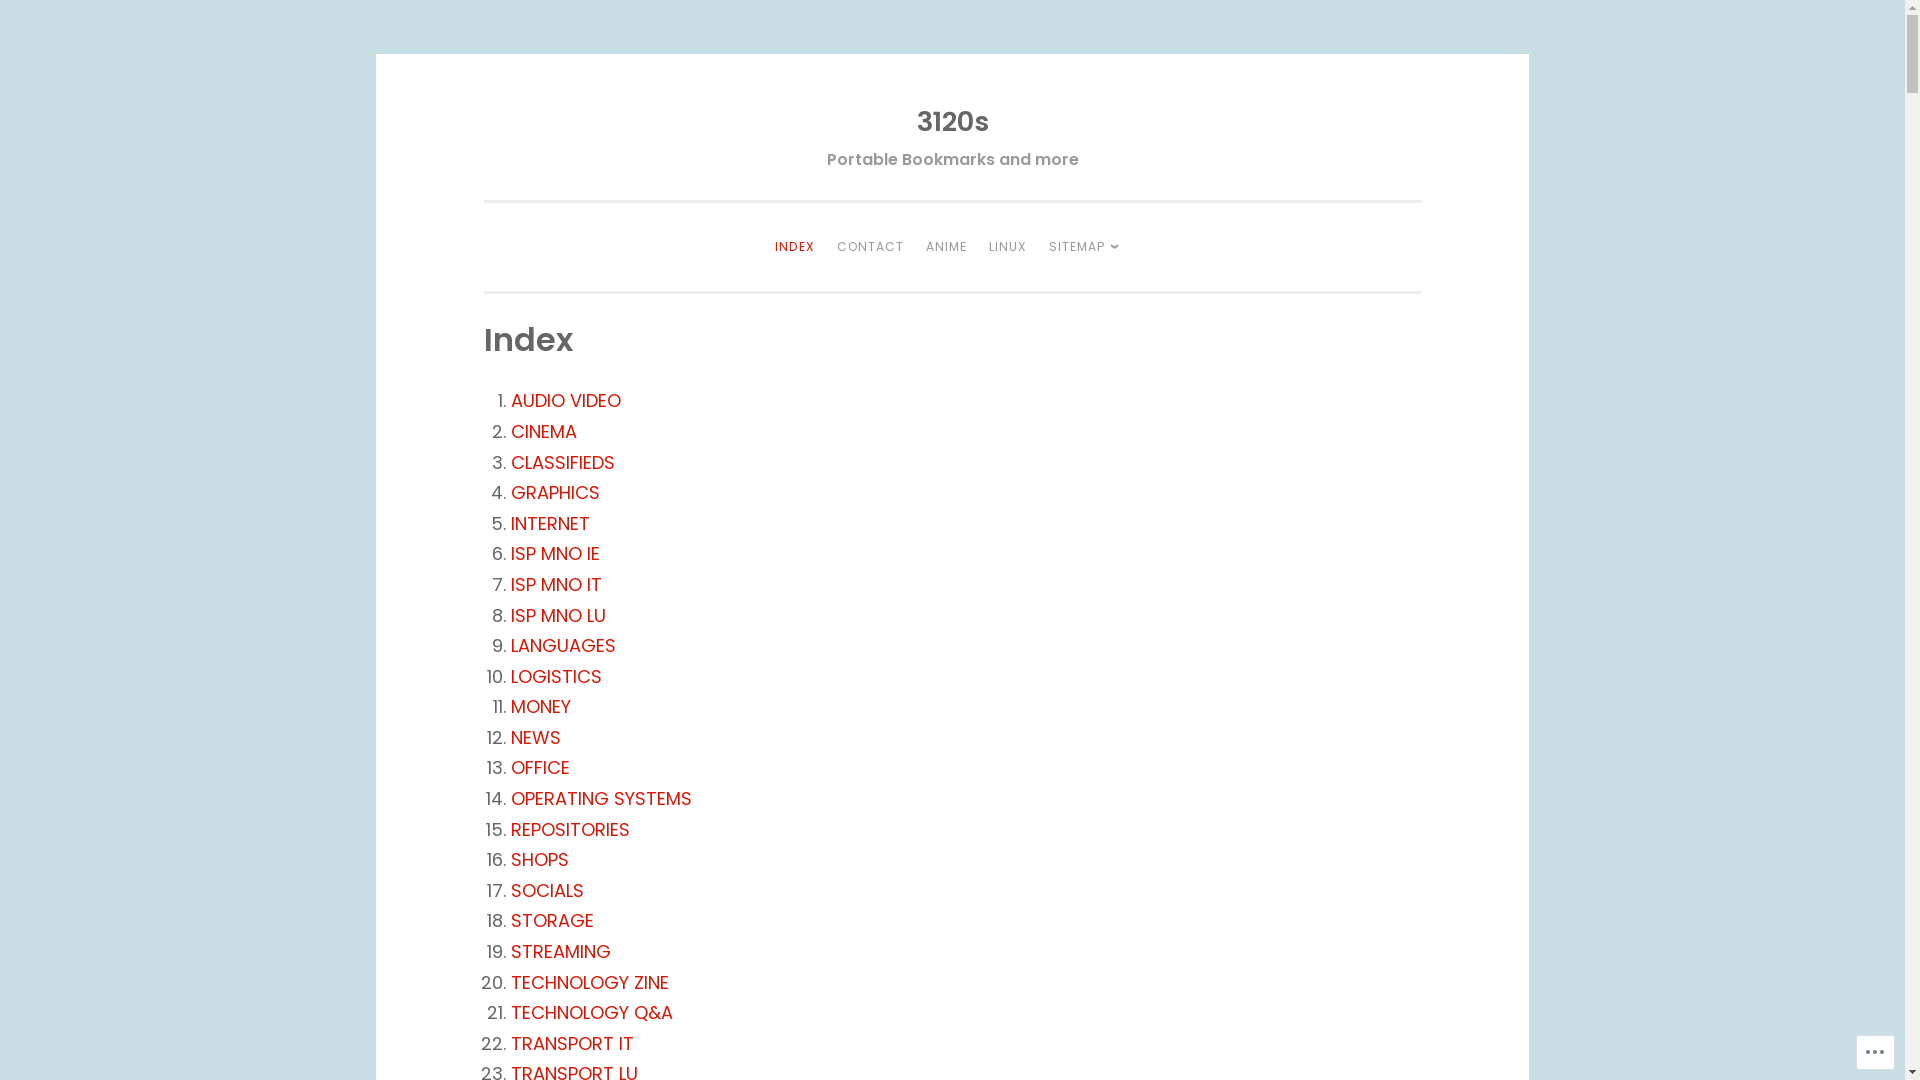  What do you see at coordinates (600, 797) in the screenshot?
I see `'OPERATING SYSTEMS'` at bounding box center [600, 797].